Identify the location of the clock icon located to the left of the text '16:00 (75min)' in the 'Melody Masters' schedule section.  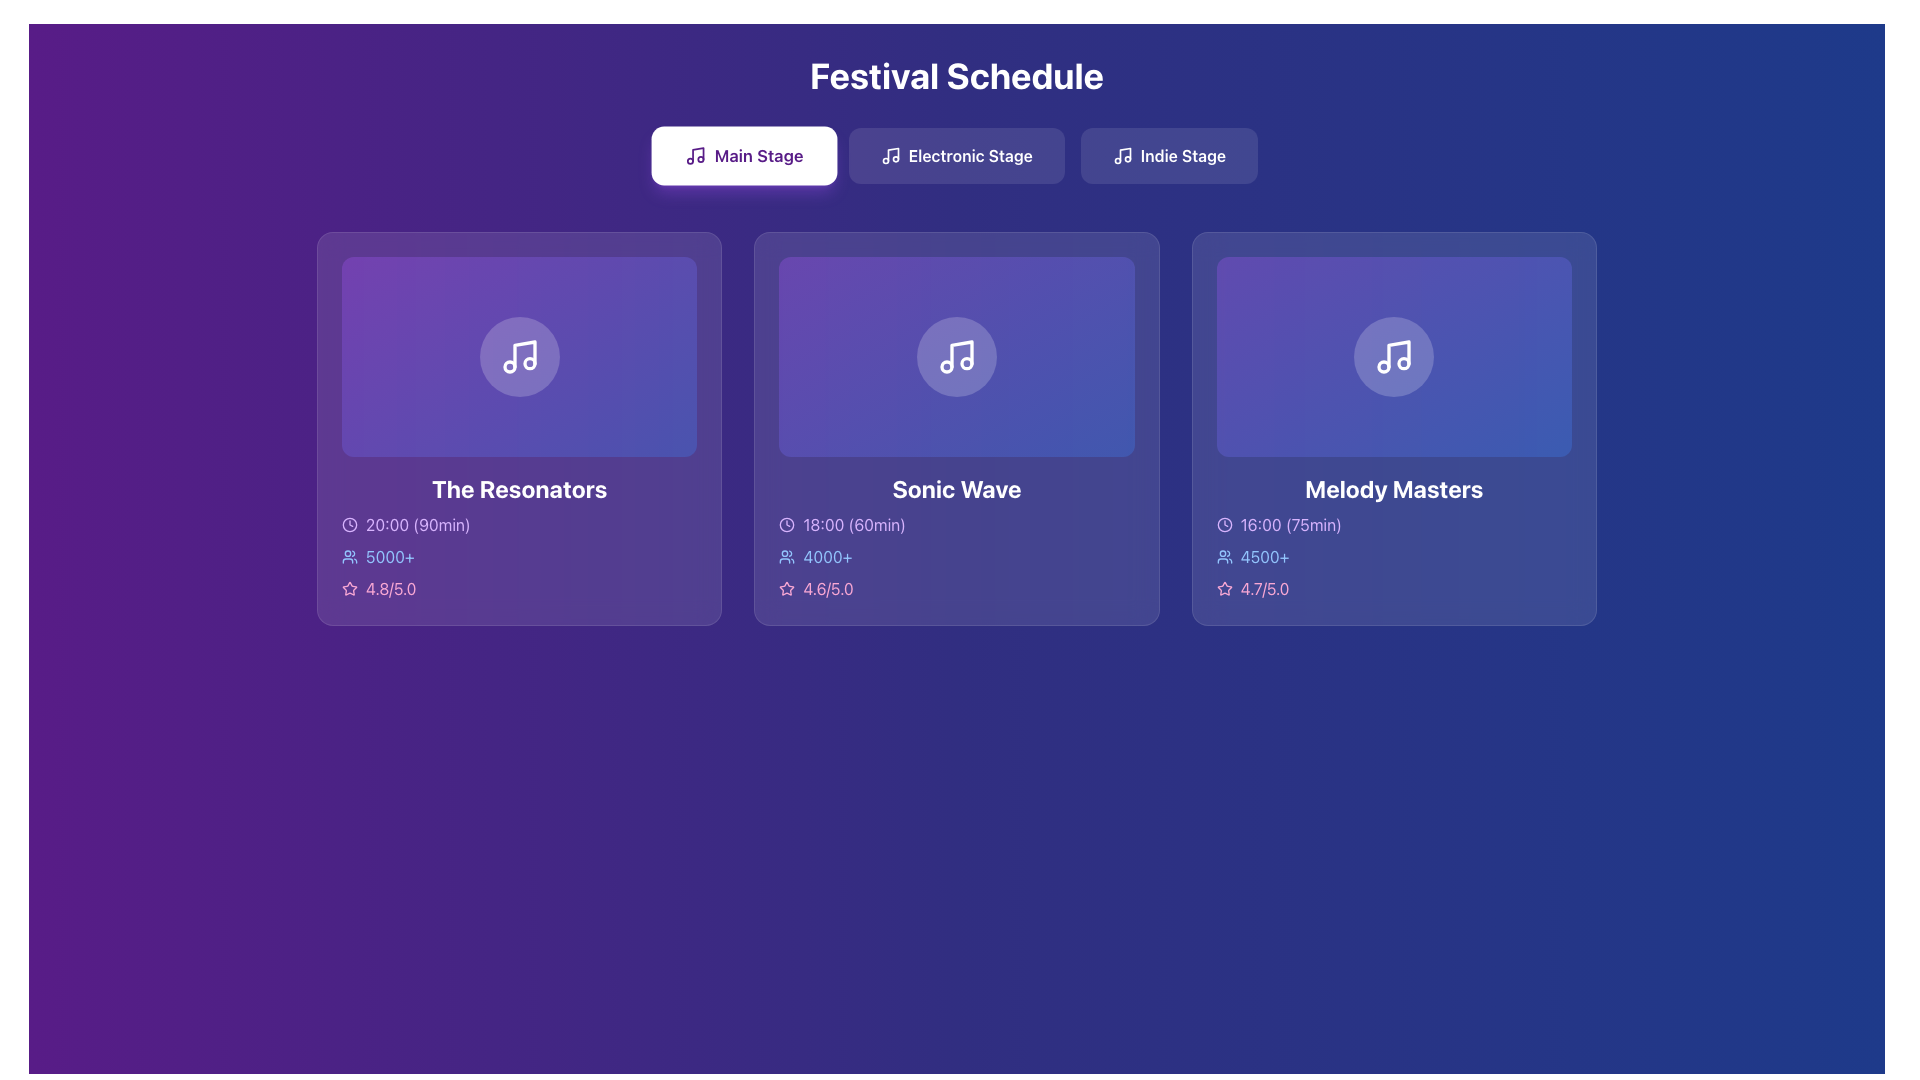
(1223, 523).